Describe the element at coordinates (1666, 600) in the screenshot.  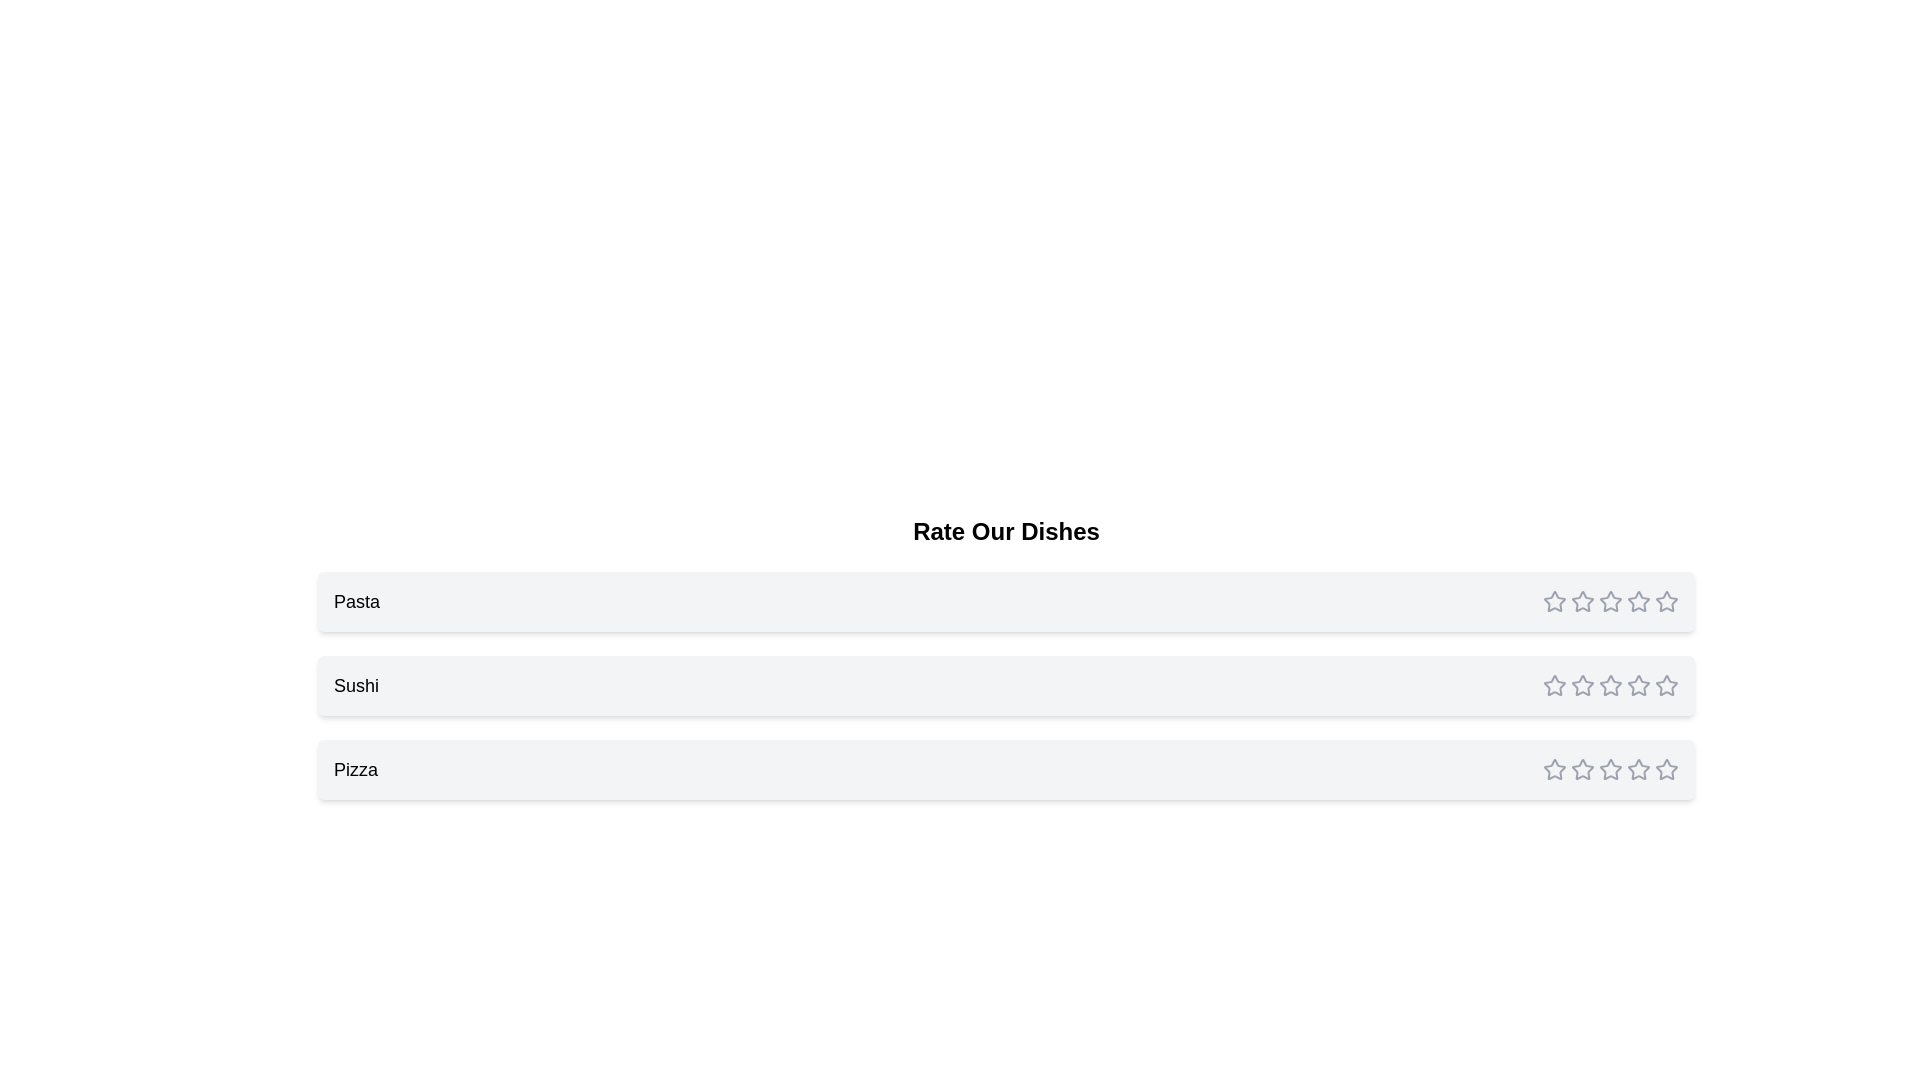
I see `the fifth star-shaped icon with gray outlines in the rating system to rate it, located to the right of the 'Pizza' label` at that location.